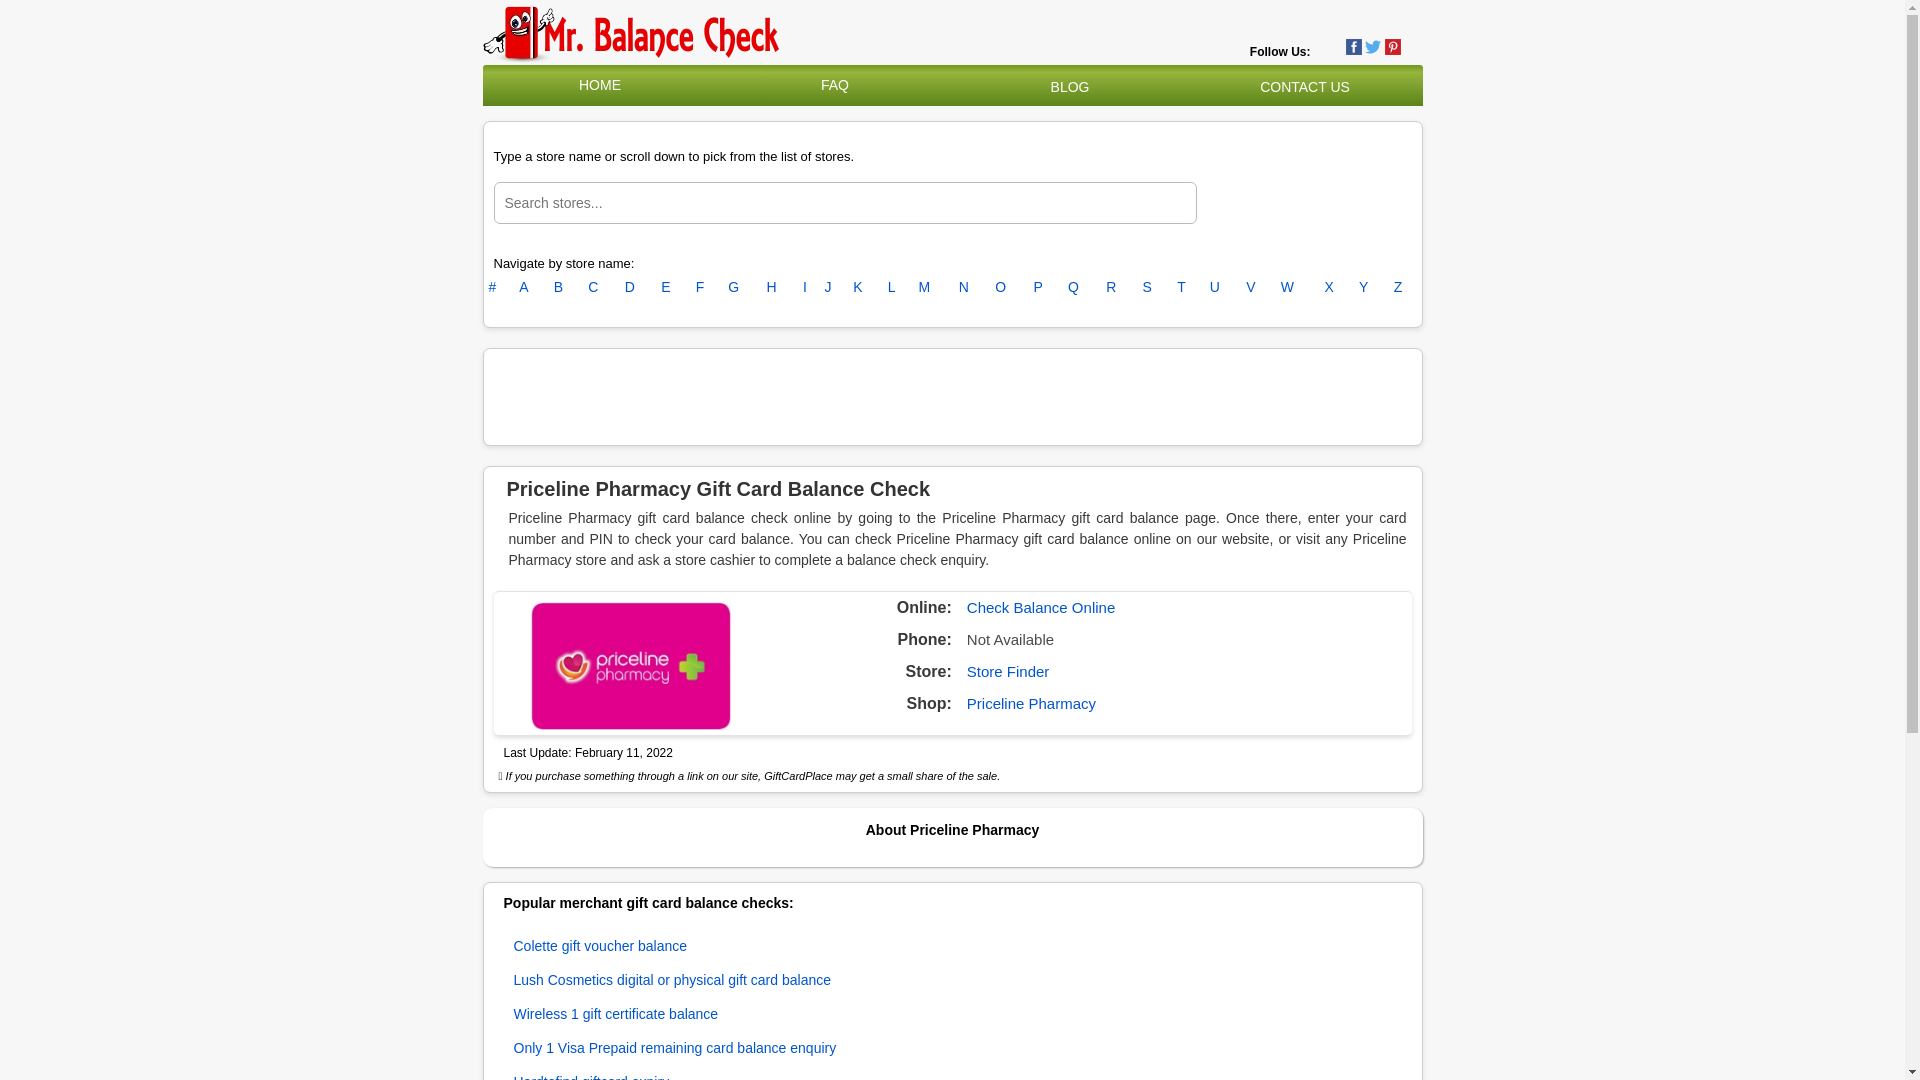 The image size is (1920, 1080). I want to click on 'J', so click(824, 286).